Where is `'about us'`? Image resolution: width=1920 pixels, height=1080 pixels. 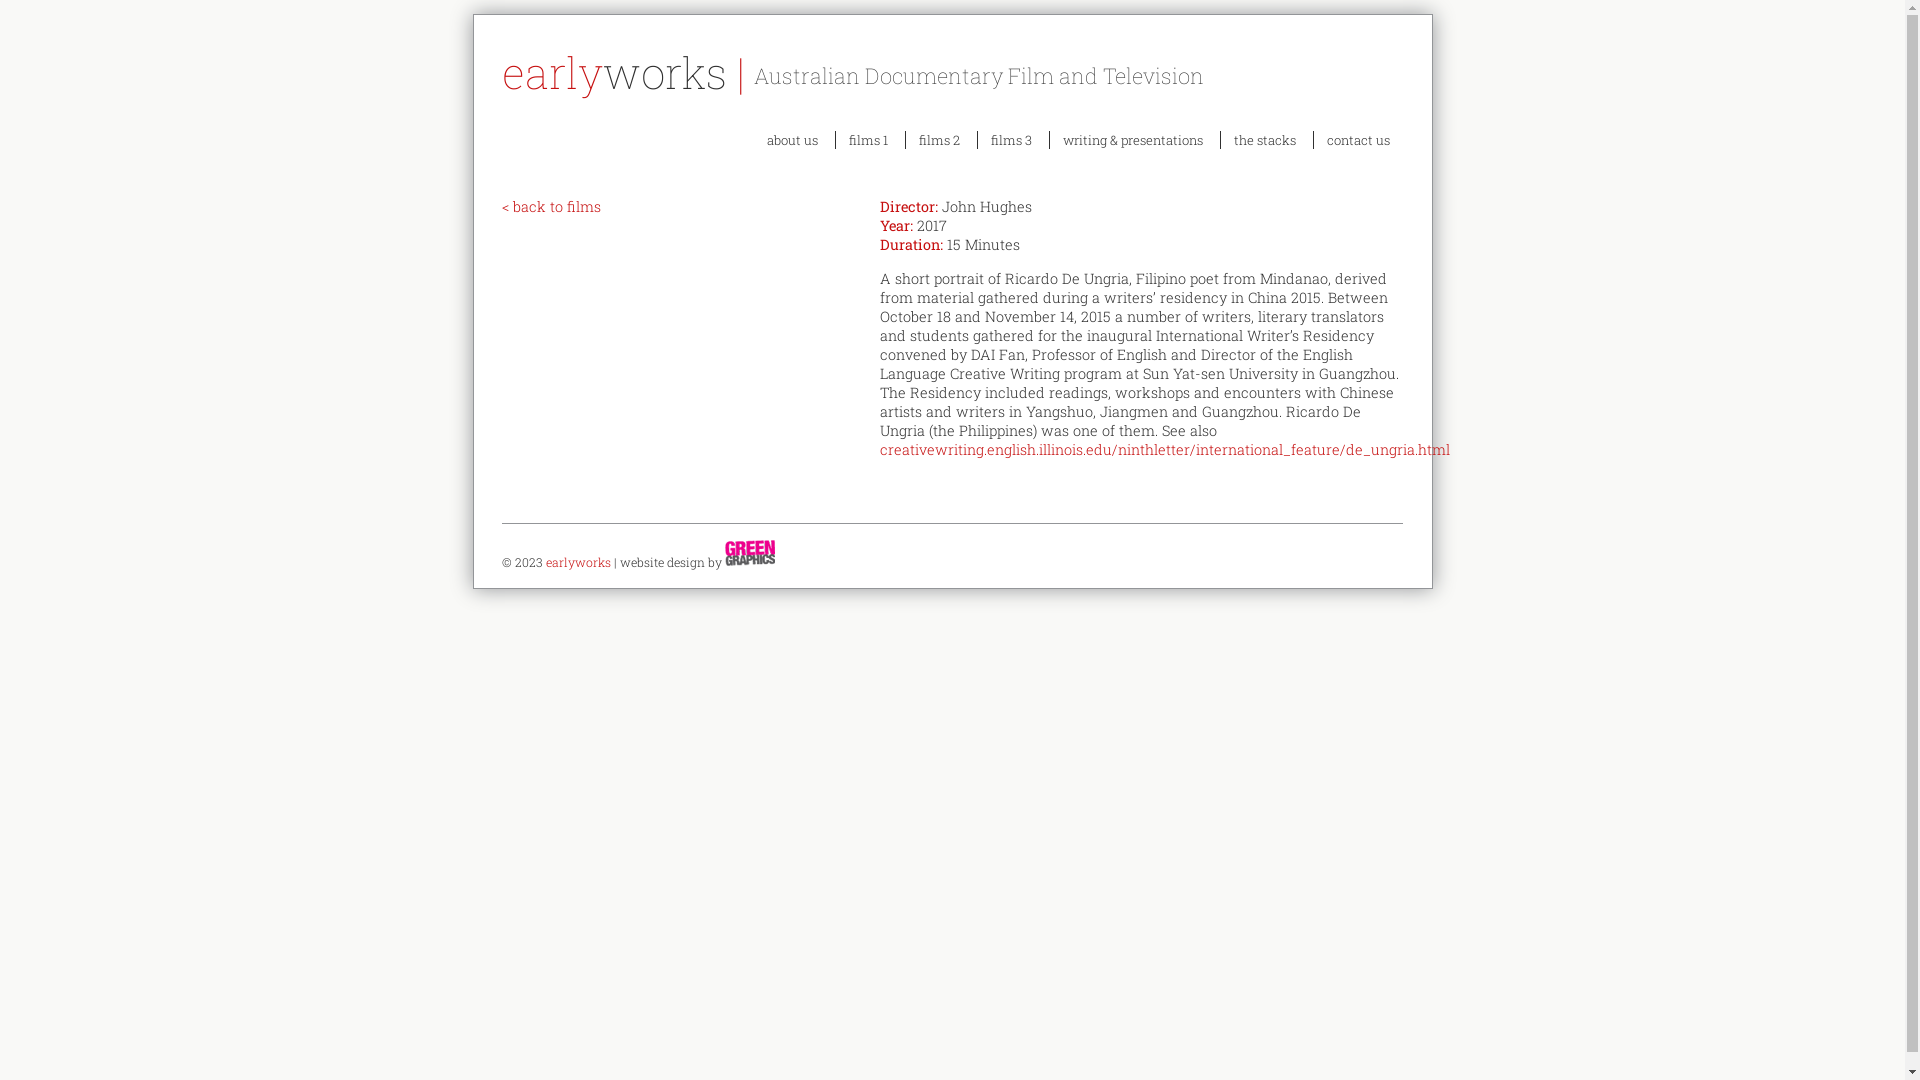 'about us' is located at coordinates (752, 138).